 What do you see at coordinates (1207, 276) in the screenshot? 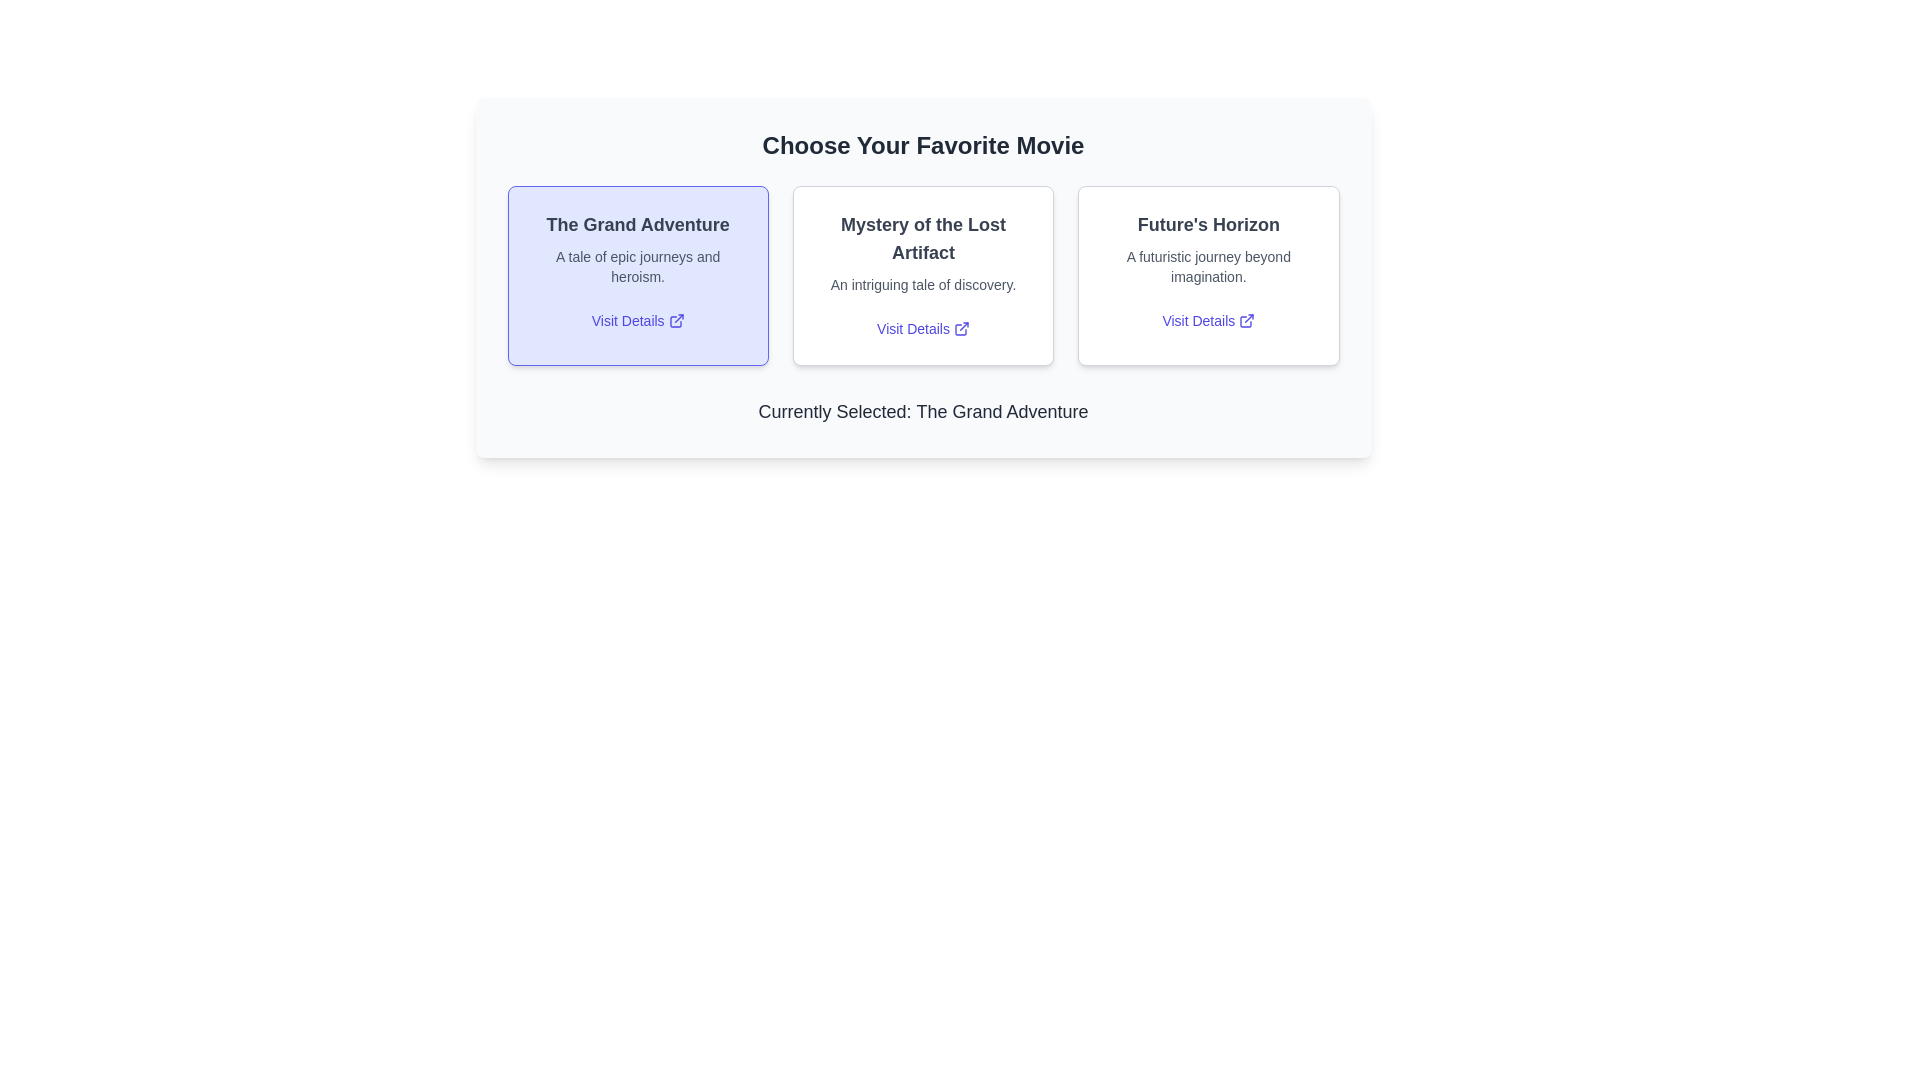
I see `the 'Future's Horizon' card in the third column of the grid to scale it slightly` at bounding box center [1207, 276].